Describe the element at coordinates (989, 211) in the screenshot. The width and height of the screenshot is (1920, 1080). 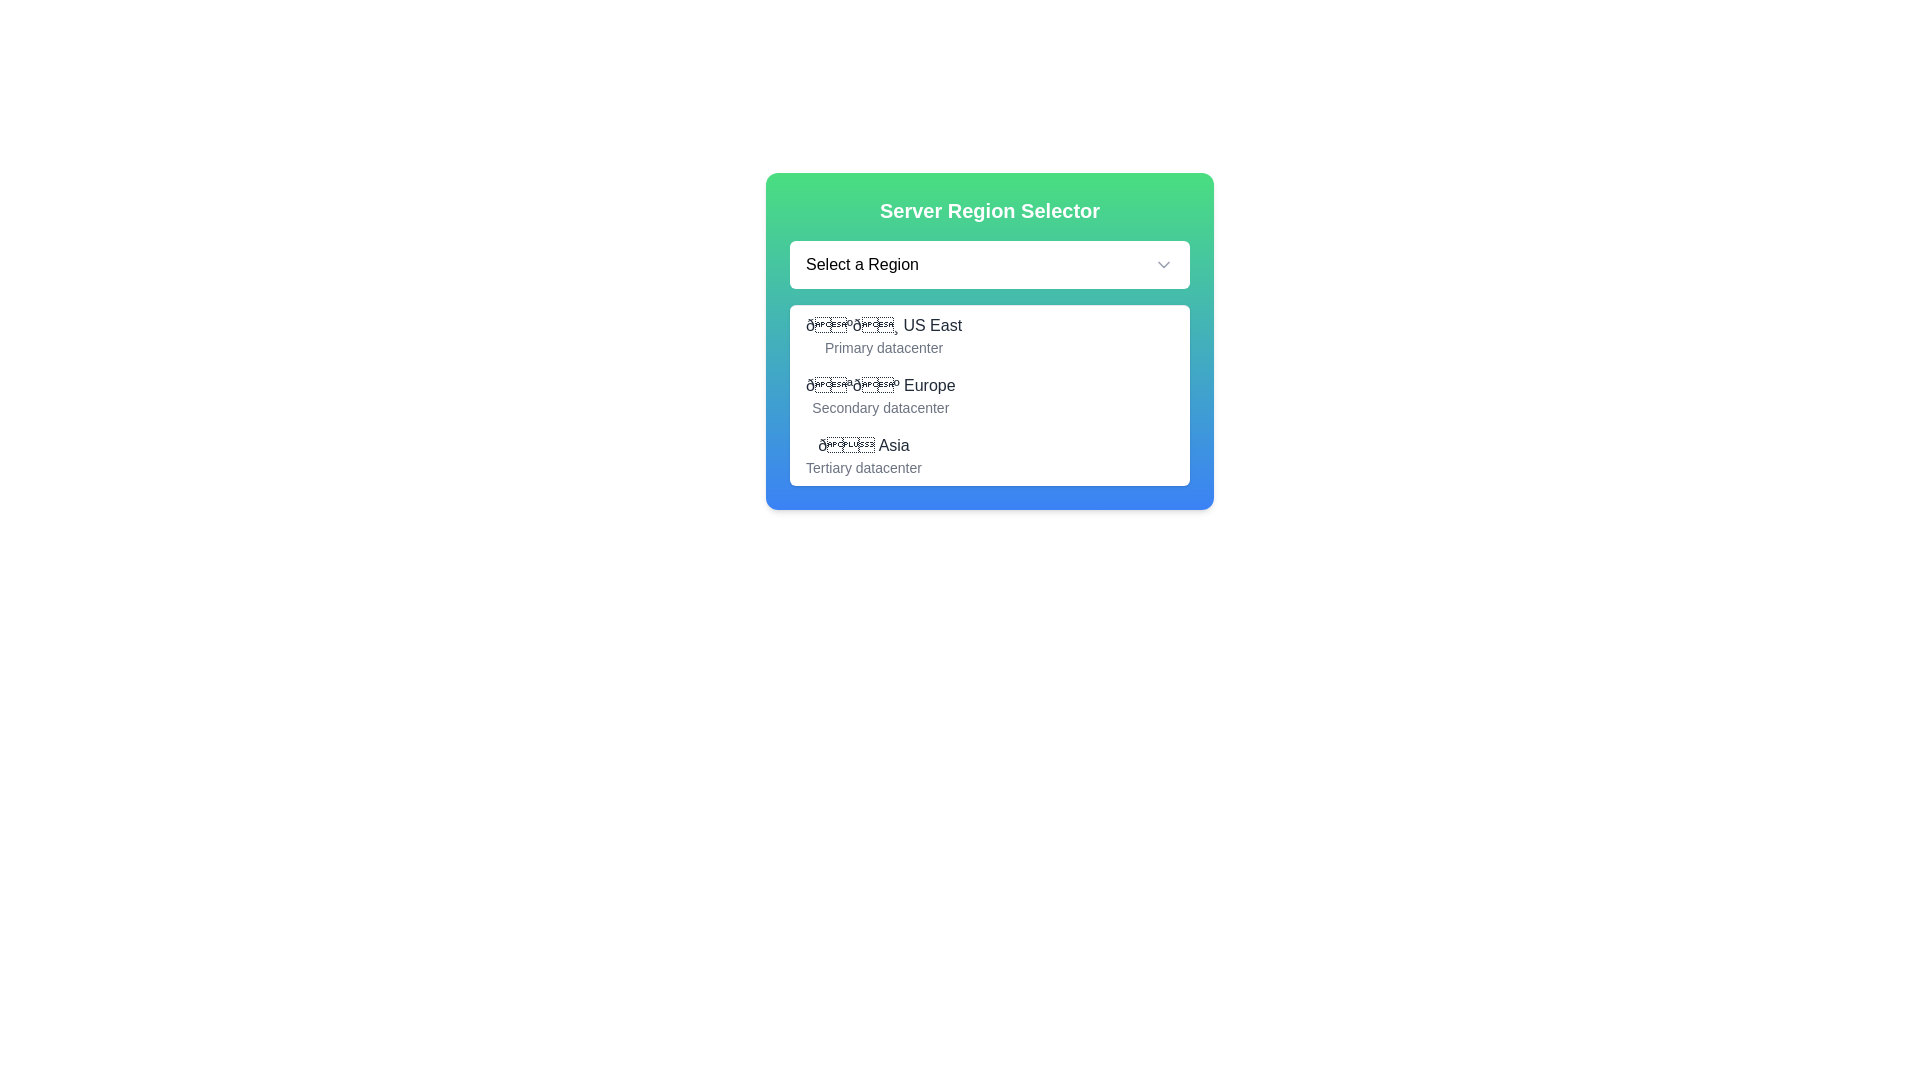
I see `the Text header that serves as a title for the interface, indicating the purpose of the content below it, which is a selector for server regions` at that location.